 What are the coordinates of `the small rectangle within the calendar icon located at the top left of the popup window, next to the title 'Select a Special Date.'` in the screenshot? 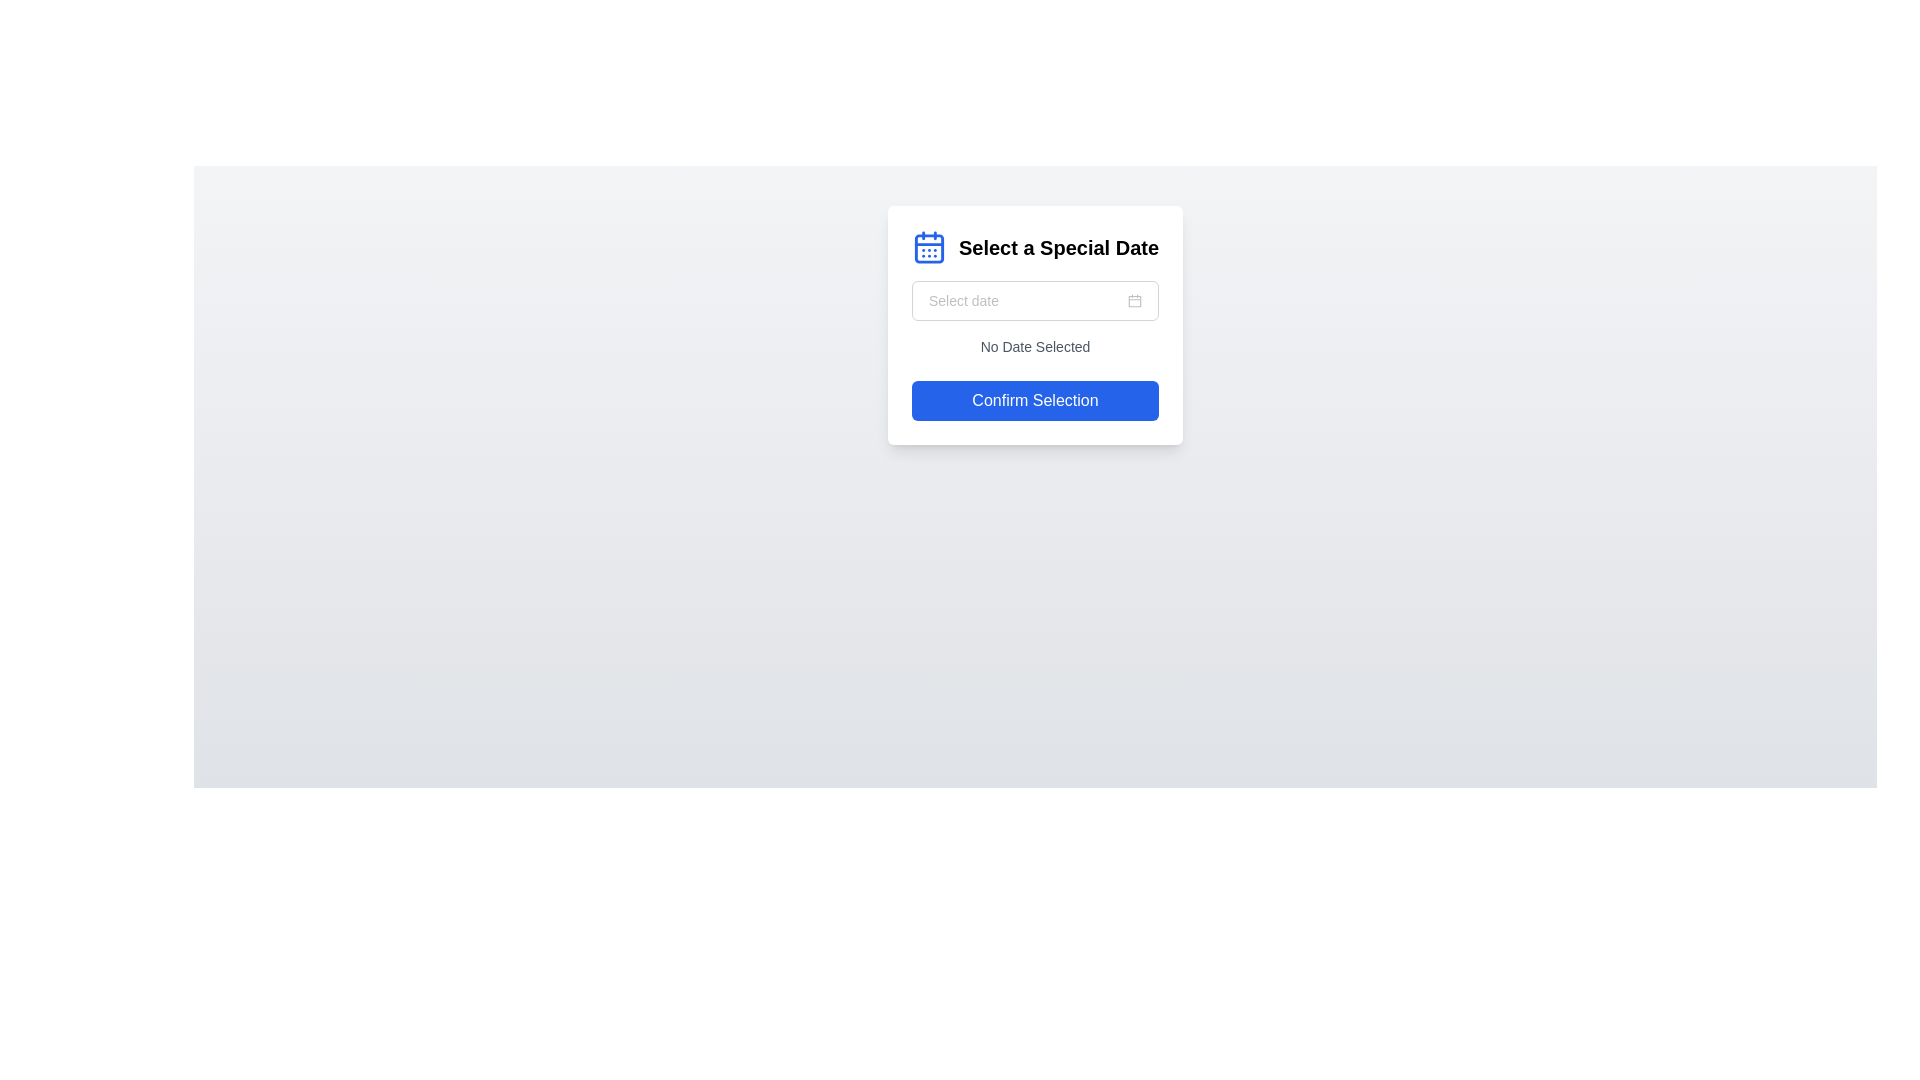 It's located at (928, 247).